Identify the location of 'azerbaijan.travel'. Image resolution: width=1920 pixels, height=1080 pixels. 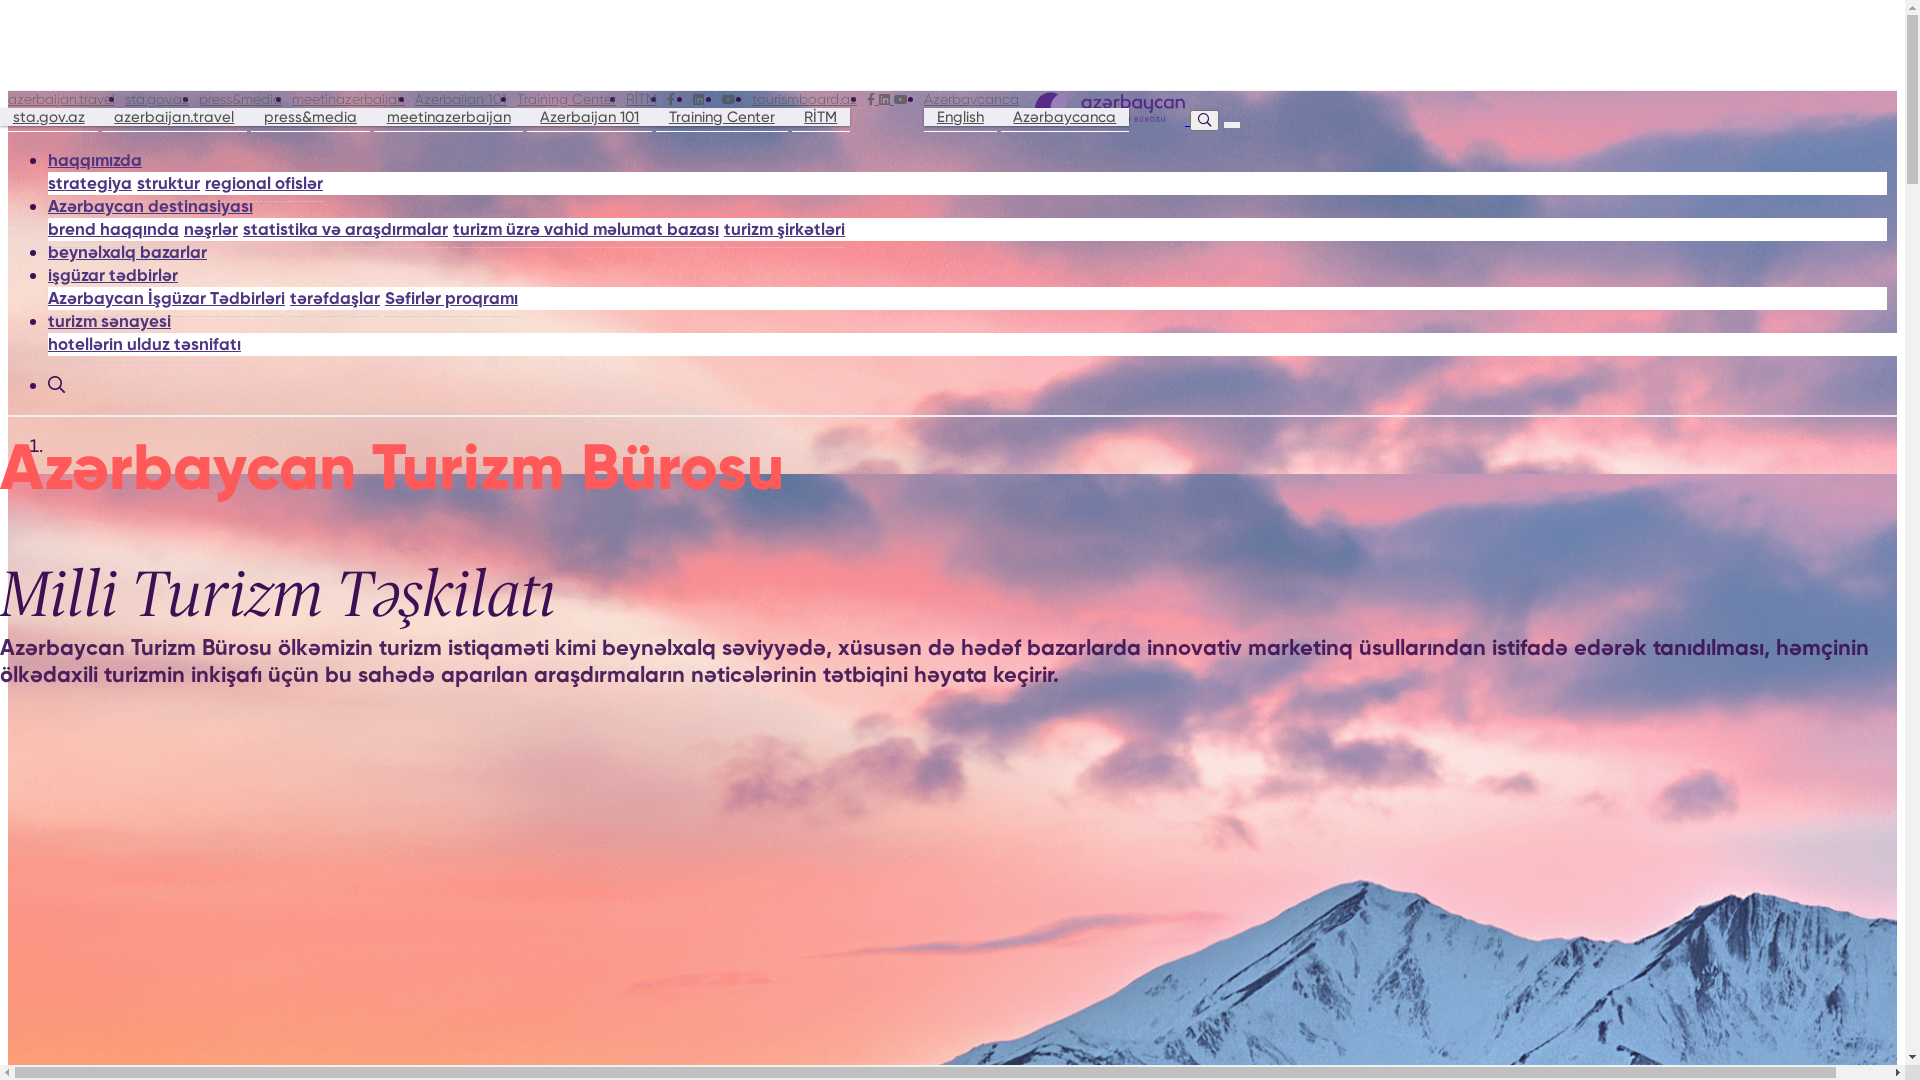
(100, 117).